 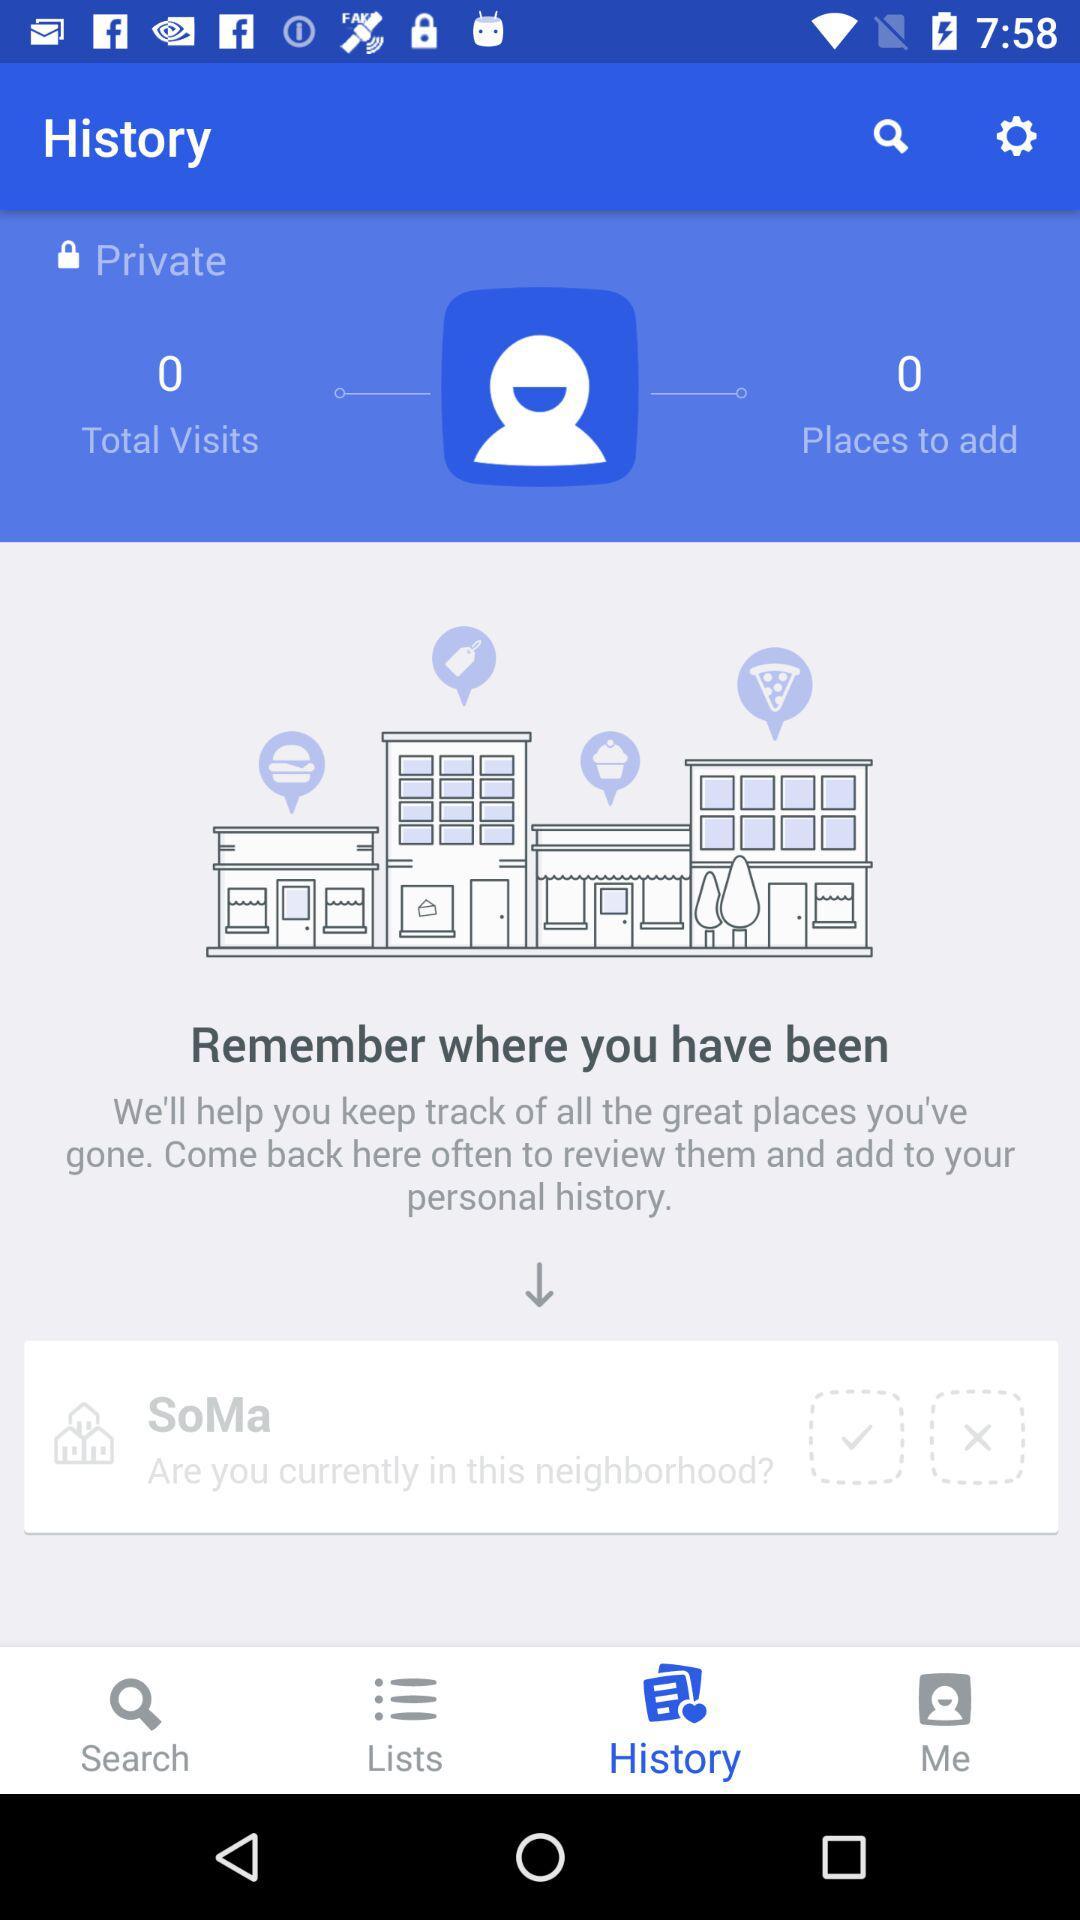 What do you see at coordinates (855, 1436) in the screenshot?
I see `choose yes` at bounding box center [855, 1436].